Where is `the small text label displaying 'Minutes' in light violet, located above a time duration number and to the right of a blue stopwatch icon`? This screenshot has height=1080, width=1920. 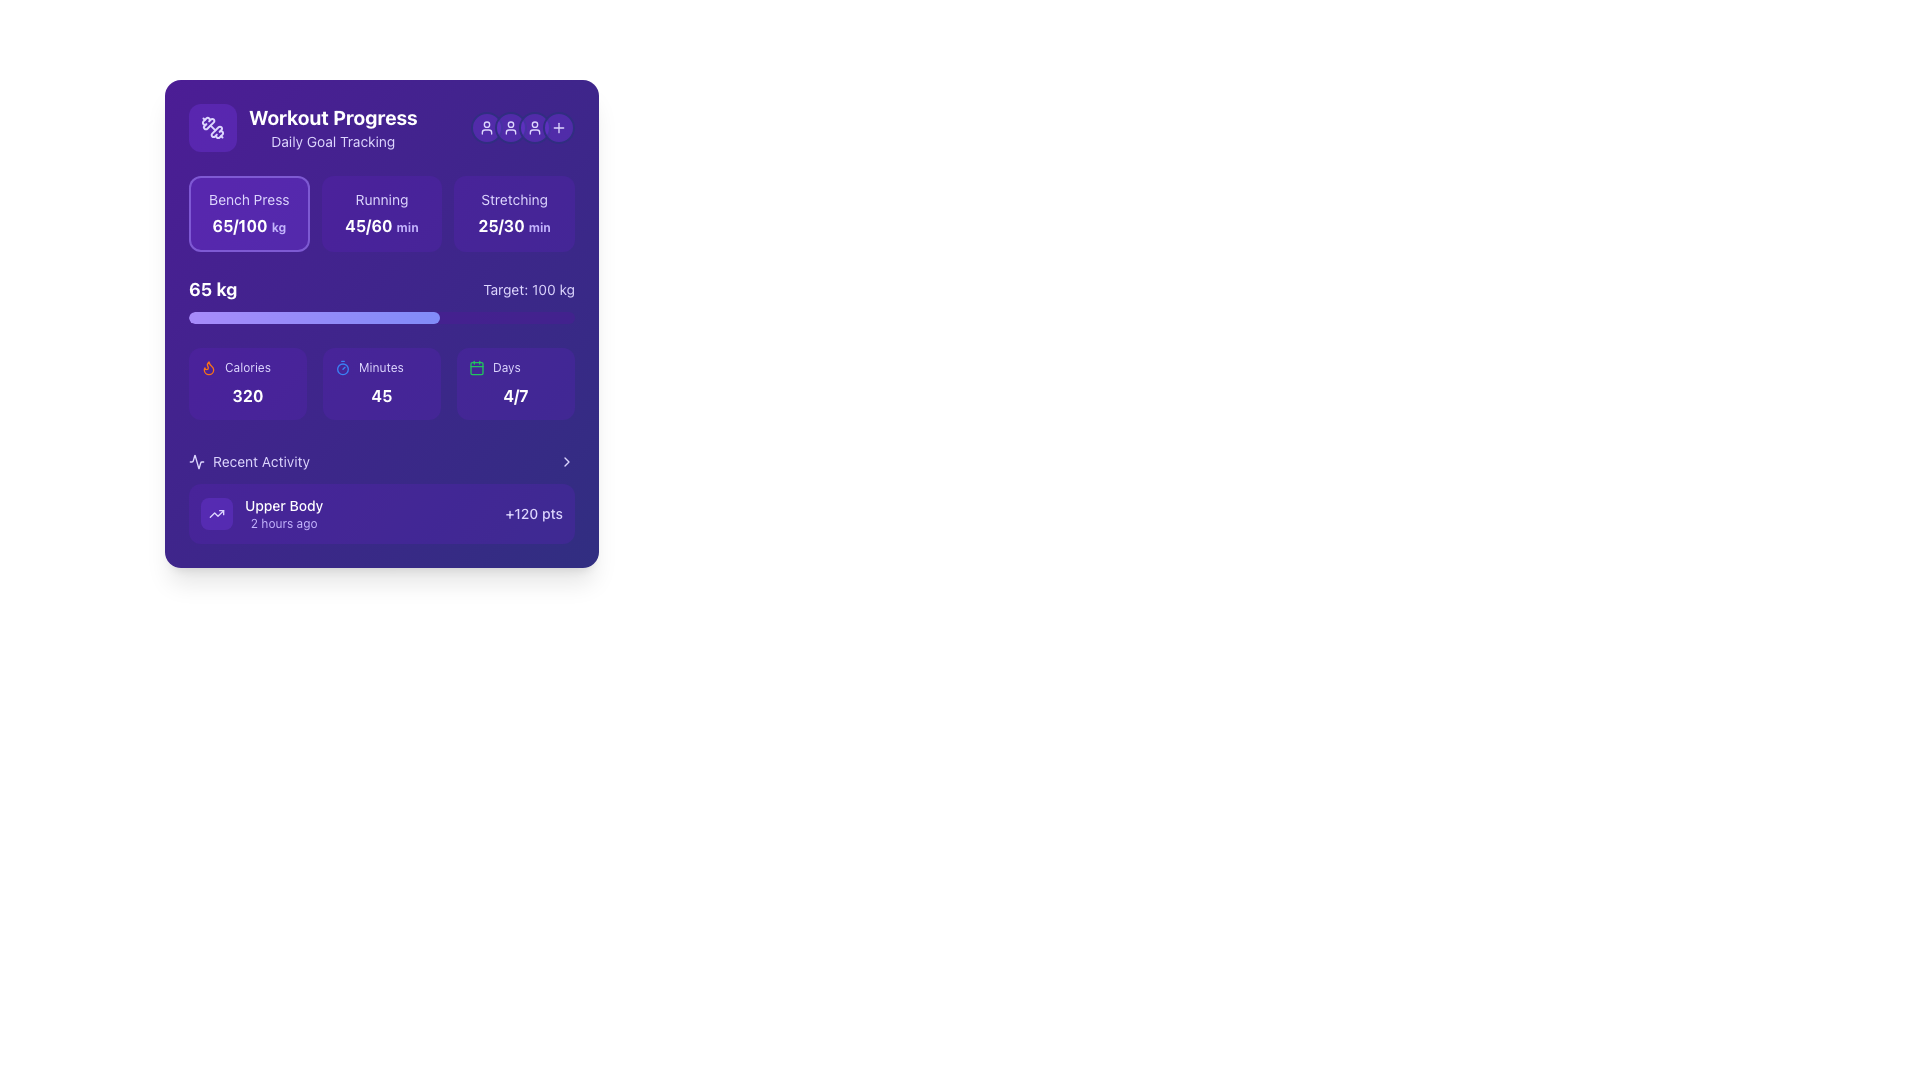 the small text label displaying 'Minutes' in light violet, located above a time duration number and to the right of a blue stopwatch icon is located at coordinates (381, 367).